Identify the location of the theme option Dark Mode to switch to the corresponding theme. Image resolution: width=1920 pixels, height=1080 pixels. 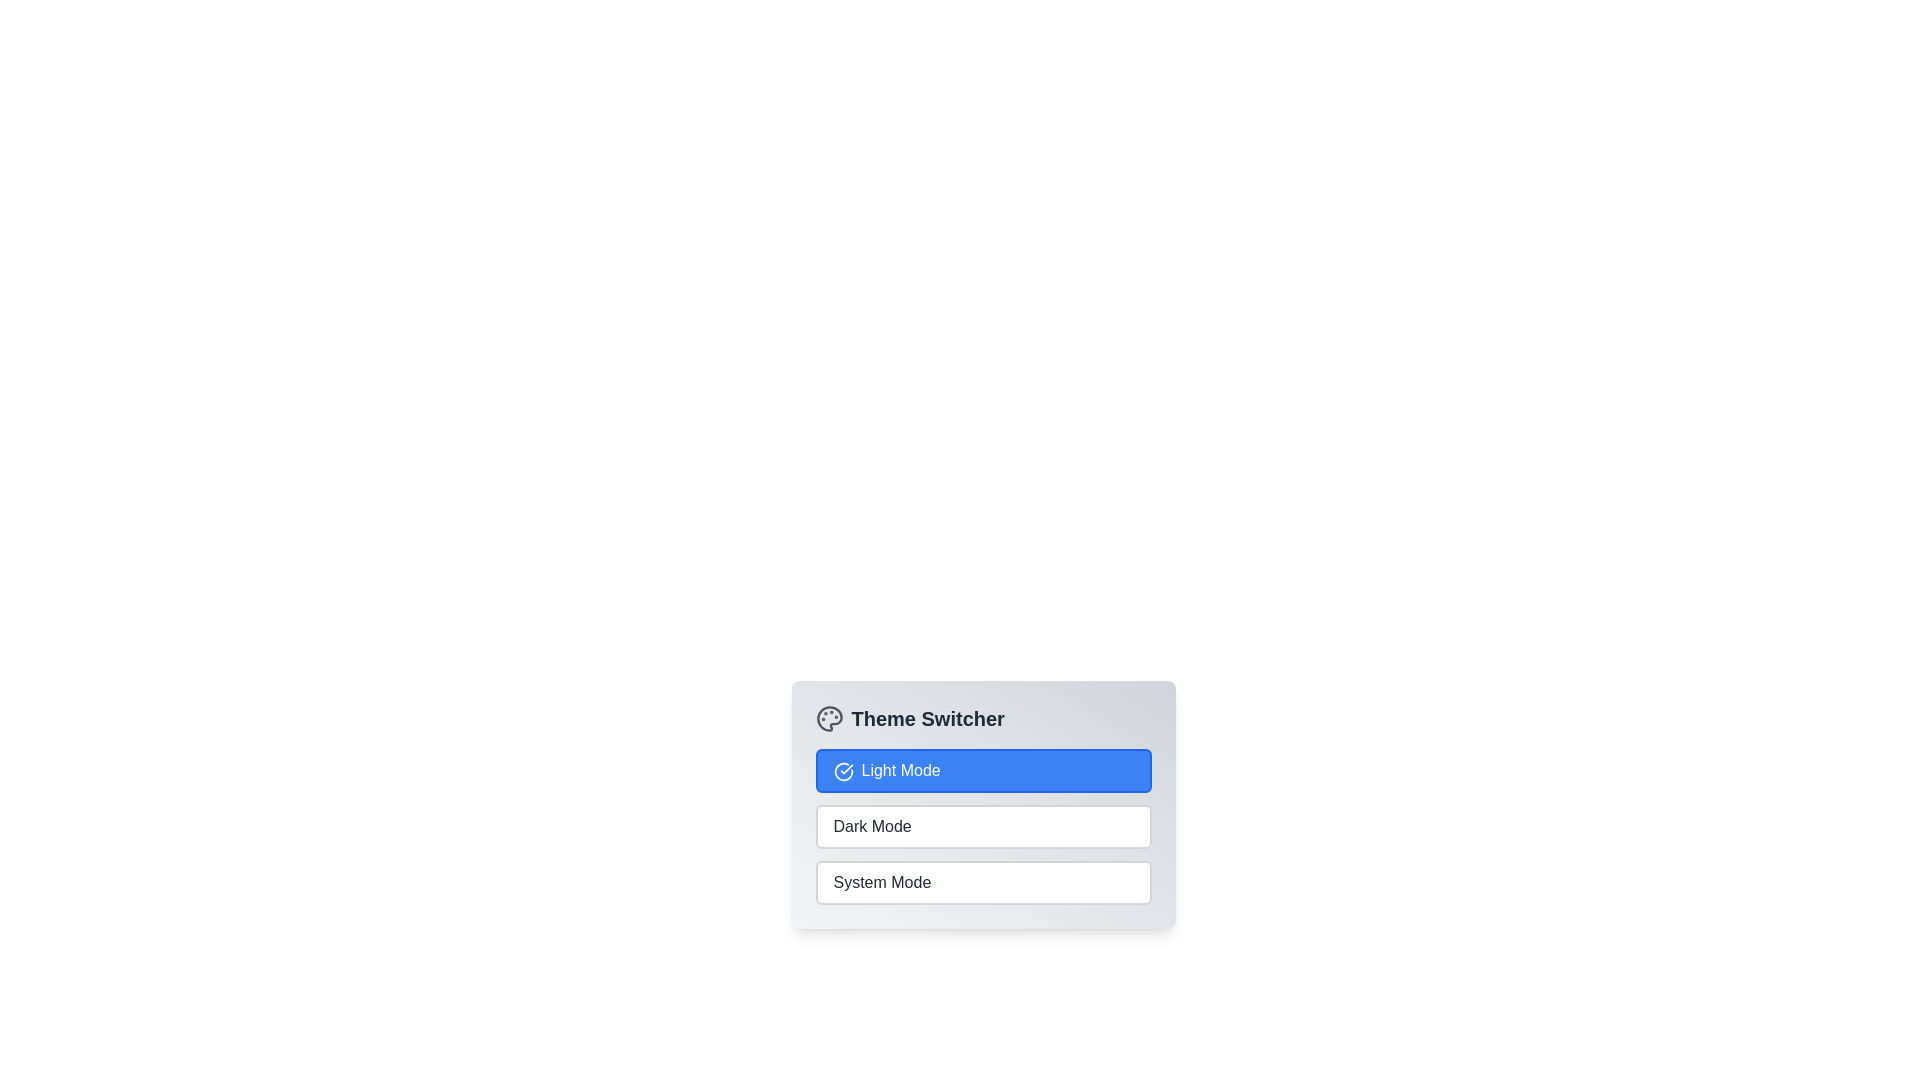
(983, 826).